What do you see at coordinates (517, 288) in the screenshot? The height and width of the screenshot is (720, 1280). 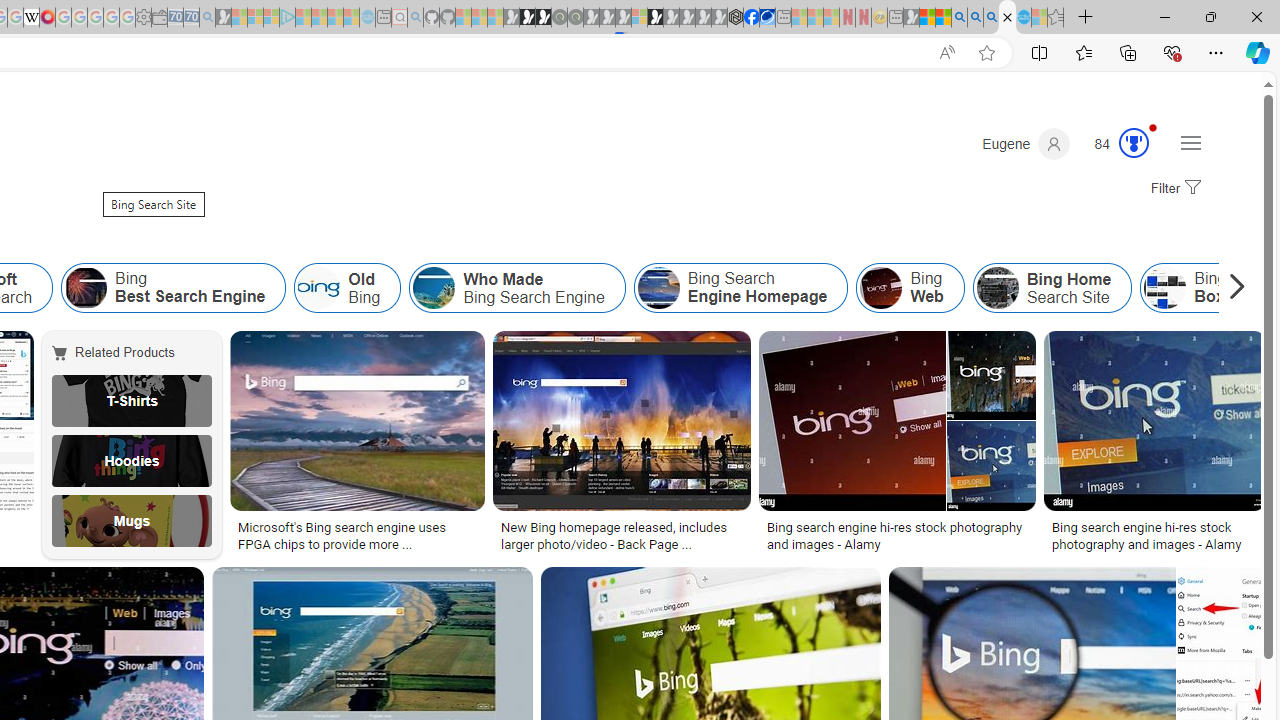 I see `'Who Made Bing Search Engine'` at bounding box center [517, 288].